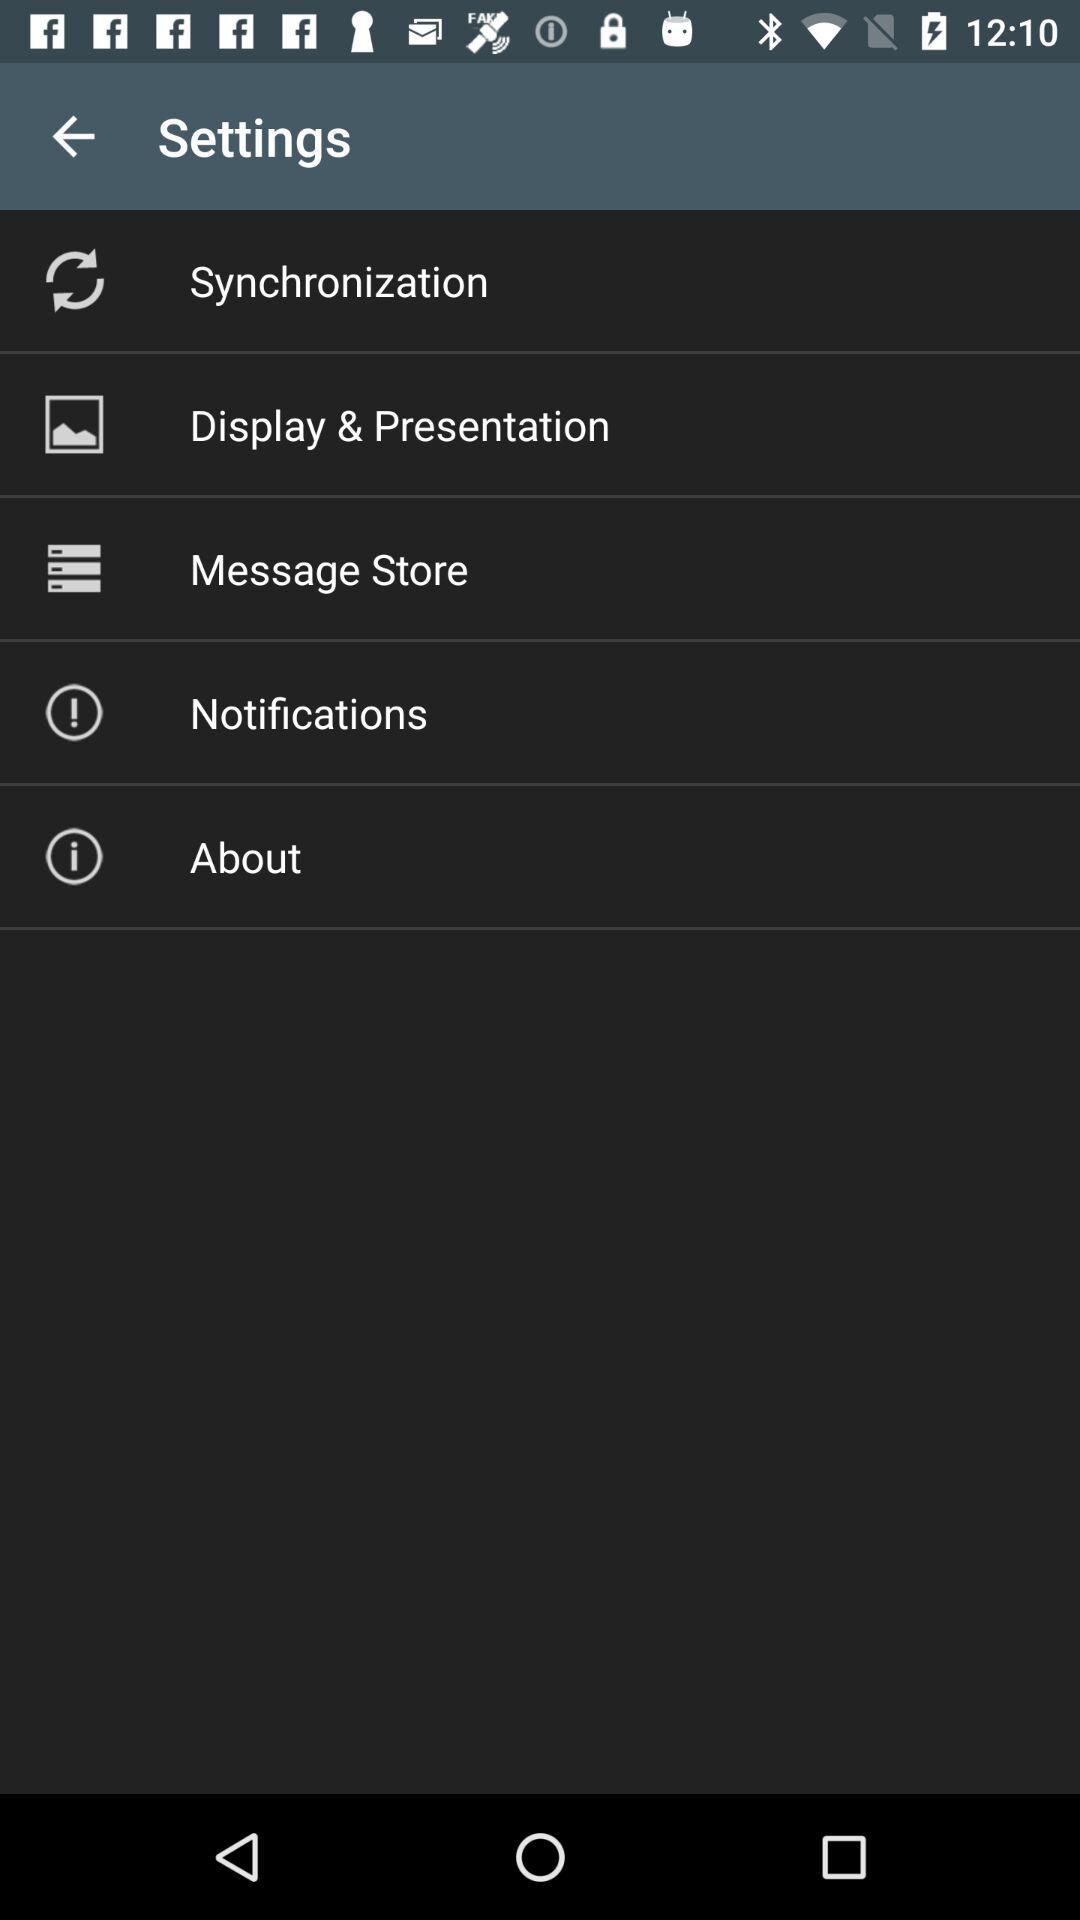 Image resolution: width=1080 pixels, height=1920 pixels. What do you see at coordinates (400, 423) in the screenshot?
I see `the icon below synchronization` at bounding box center [400, 423].